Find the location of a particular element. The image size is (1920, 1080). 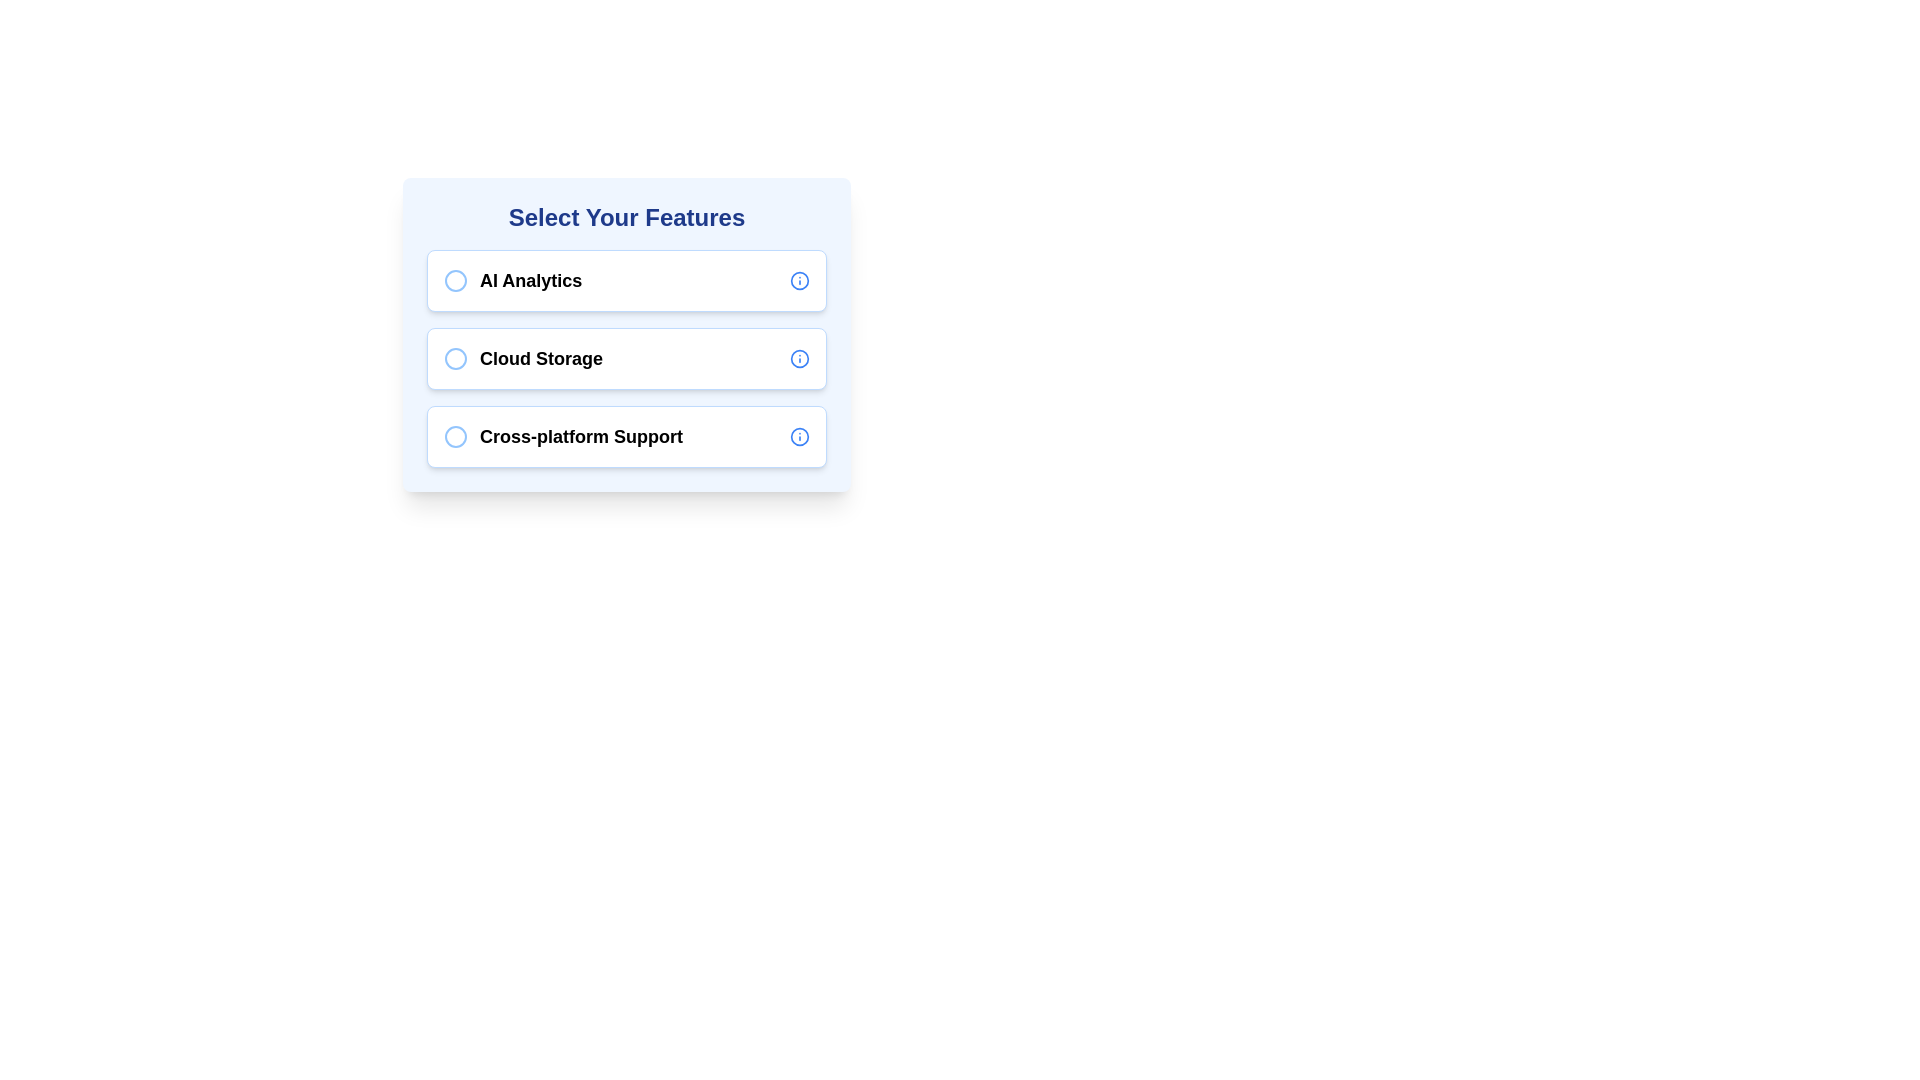

the informational tooltip button located to the right of the 'Cross-platform Support' label is located at coordinates (800, 435).